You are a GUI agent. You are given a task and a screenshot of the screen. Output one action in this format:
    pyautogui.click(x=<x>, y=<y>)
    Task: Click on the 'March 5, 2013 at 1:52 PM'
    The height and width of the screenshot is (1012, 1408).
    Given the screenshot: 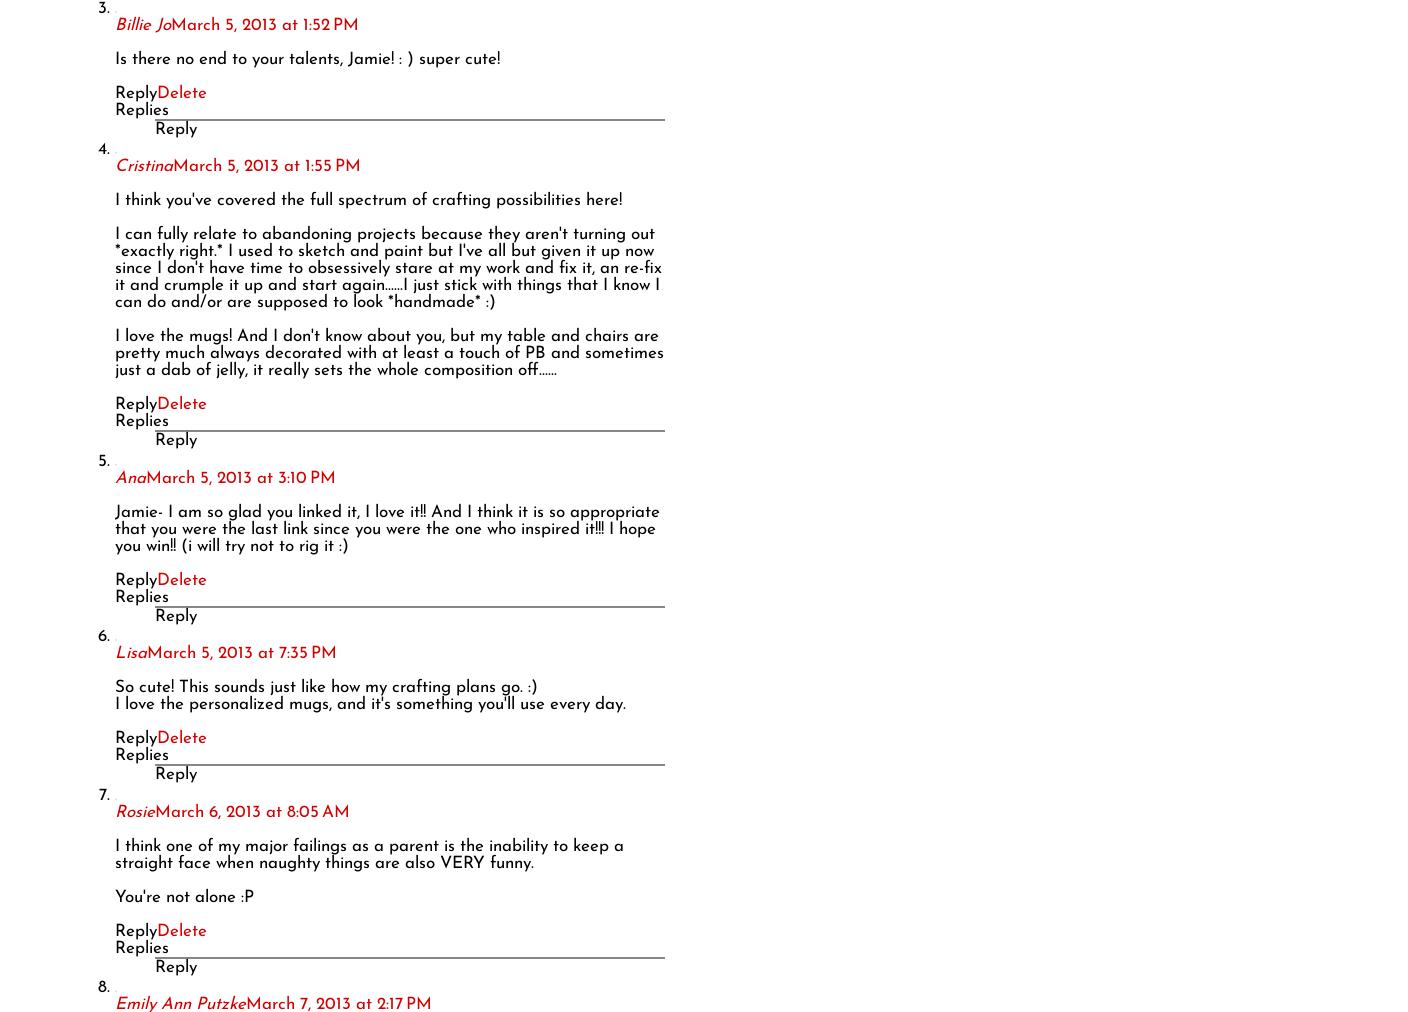 What is the action you would take?
    pyautogui.click(x=263, y=23)
    